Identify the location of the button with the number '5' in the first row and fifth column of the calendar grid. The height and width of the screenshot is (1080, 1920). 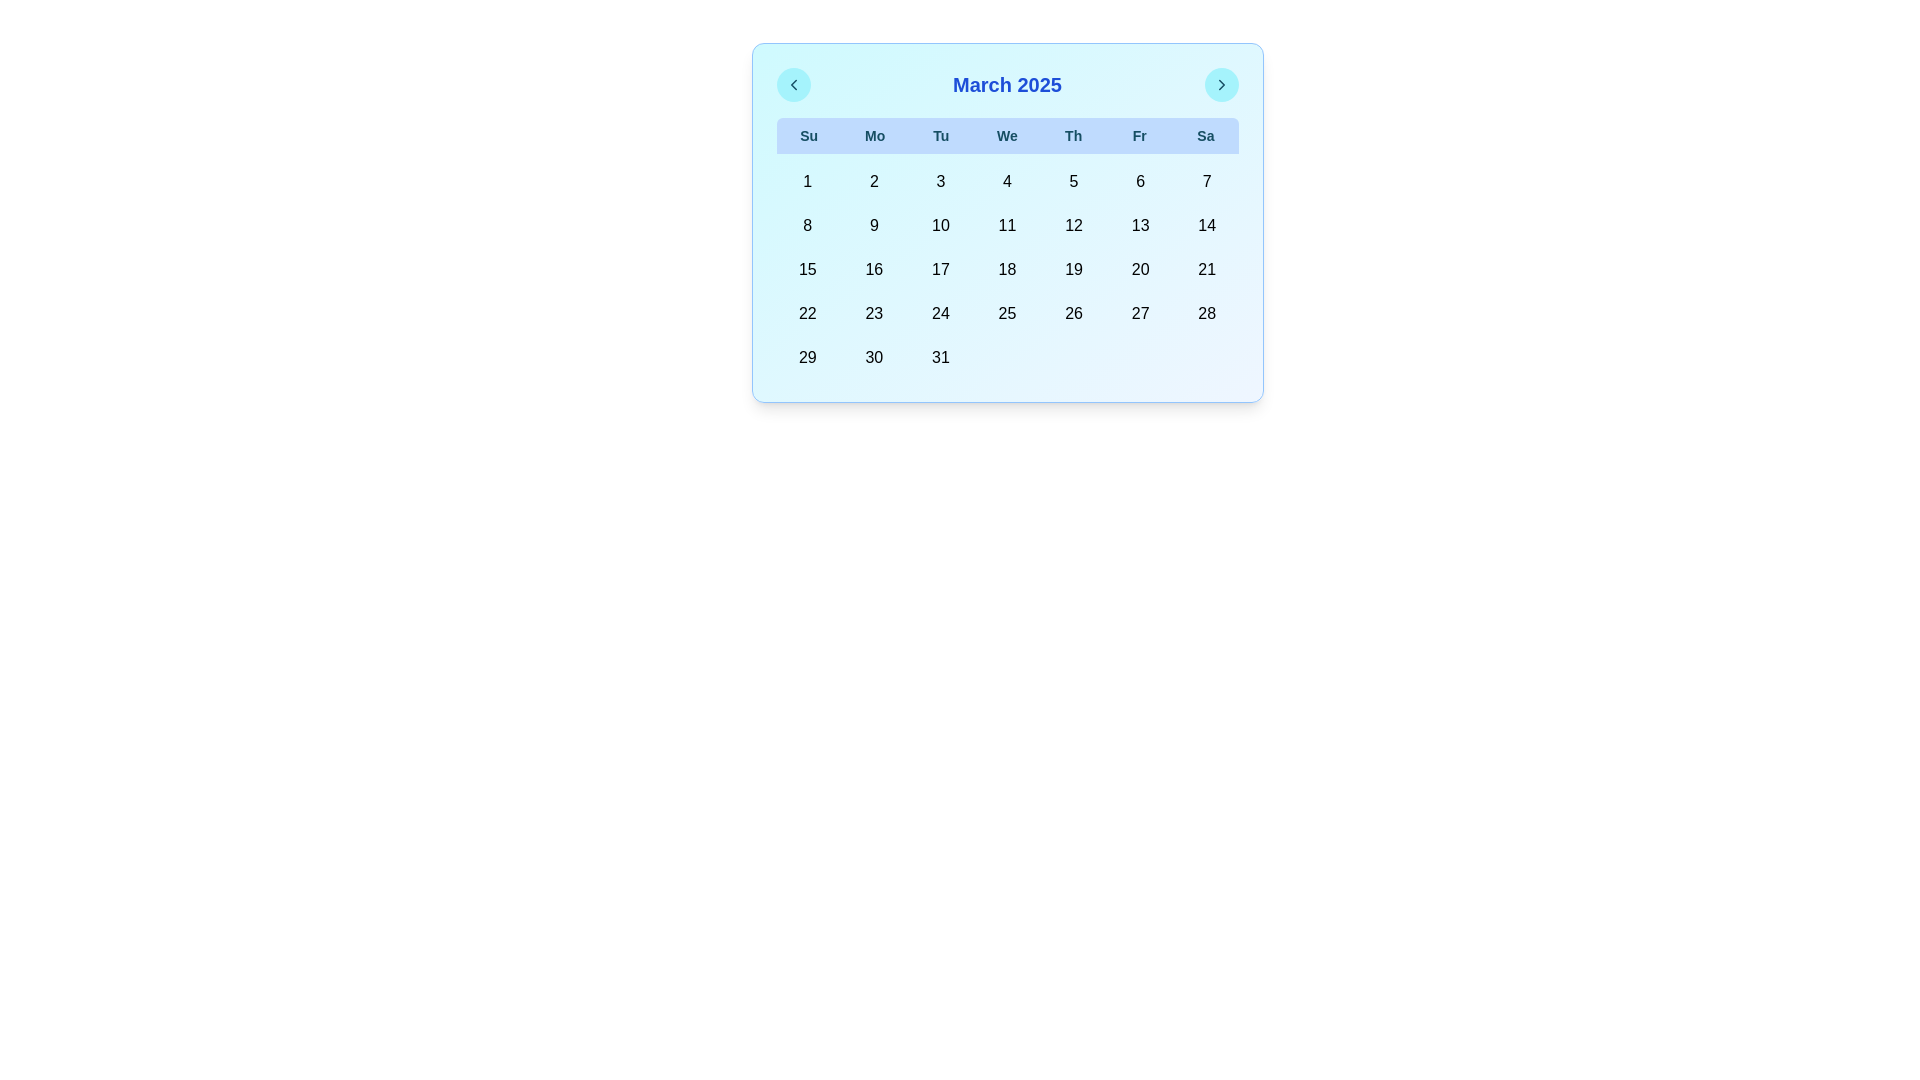
(1073, 181).